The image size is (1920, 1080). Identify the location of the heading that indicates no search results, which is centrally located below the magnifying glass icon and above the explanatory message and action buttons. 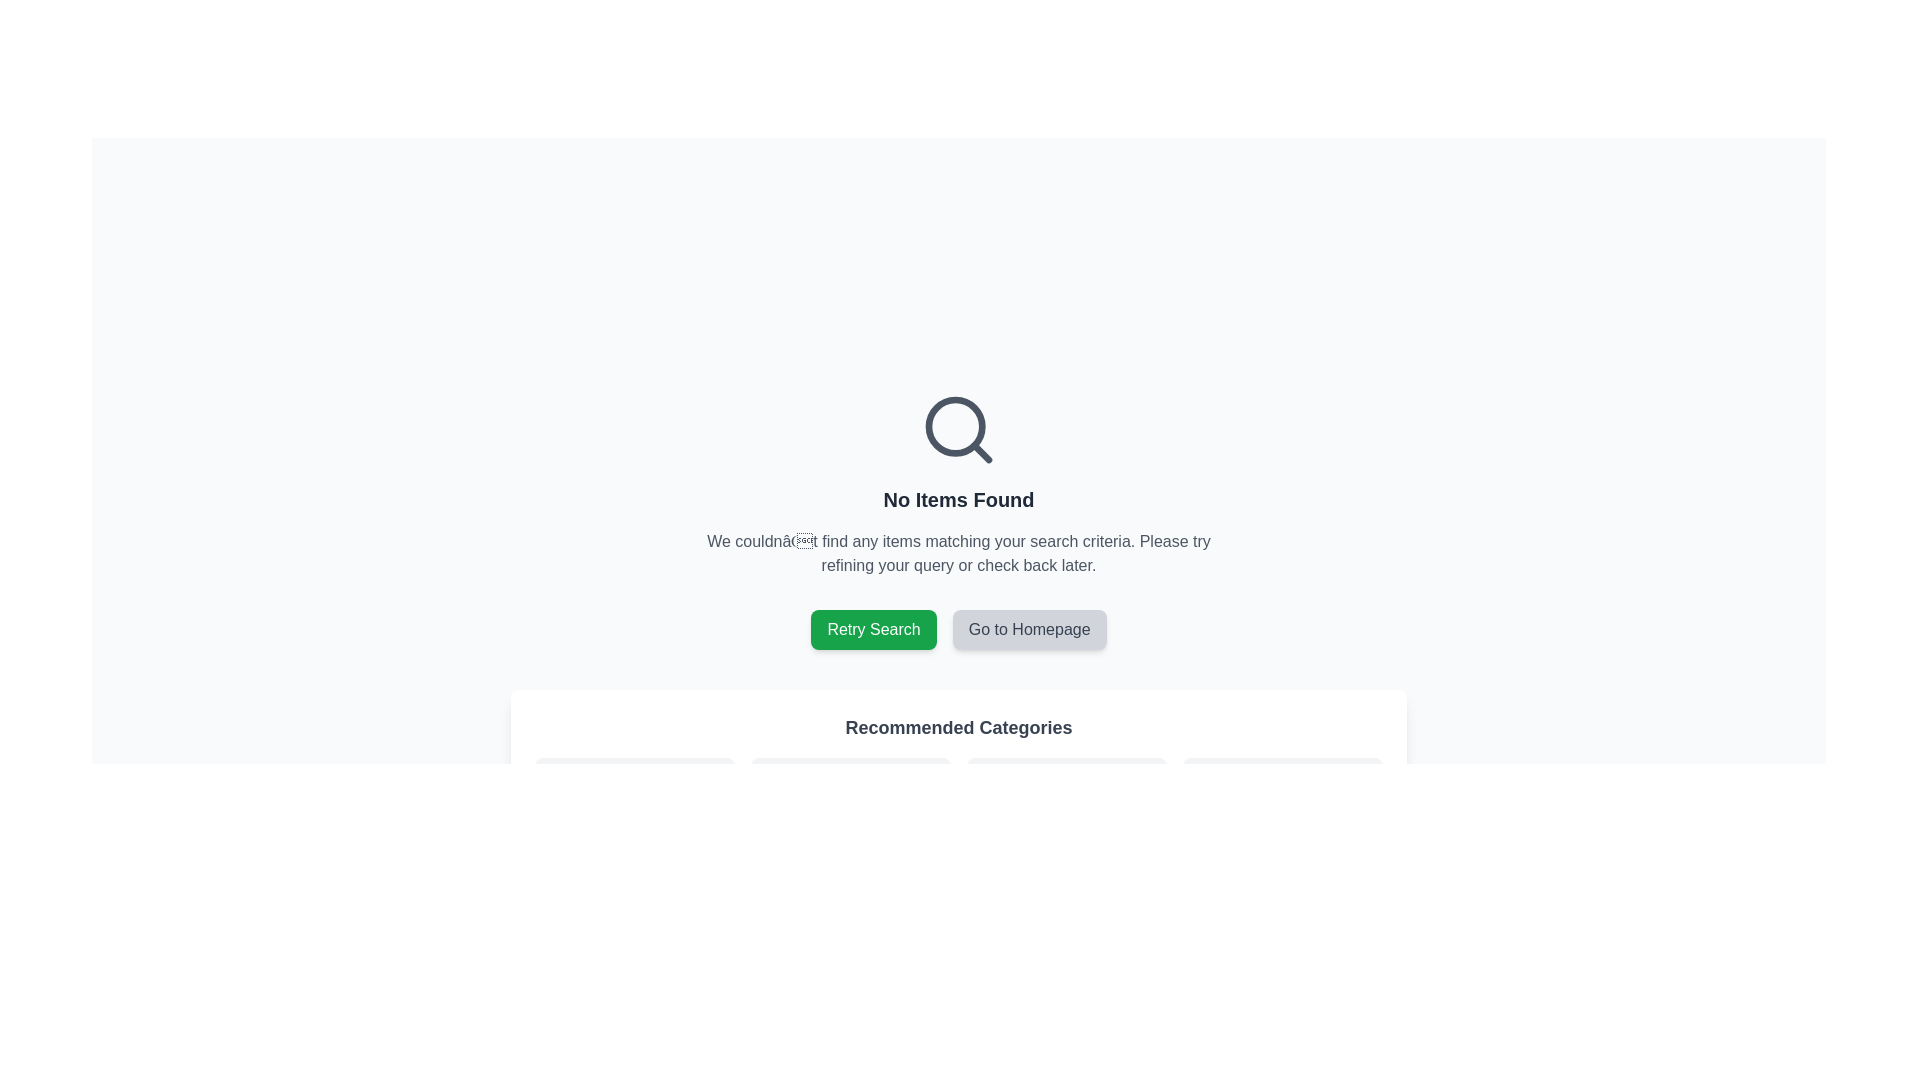
(958, 499).